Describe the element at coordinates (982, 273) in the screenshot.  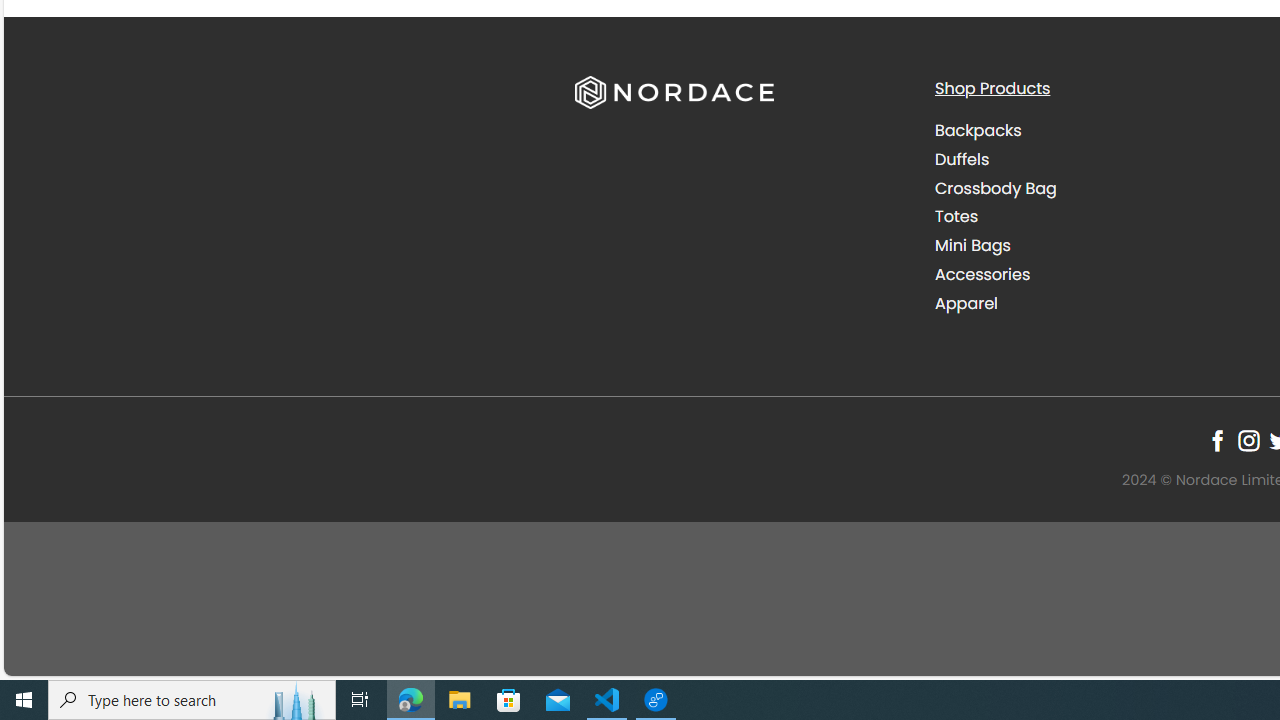
I see `'Accessories'` at that location.